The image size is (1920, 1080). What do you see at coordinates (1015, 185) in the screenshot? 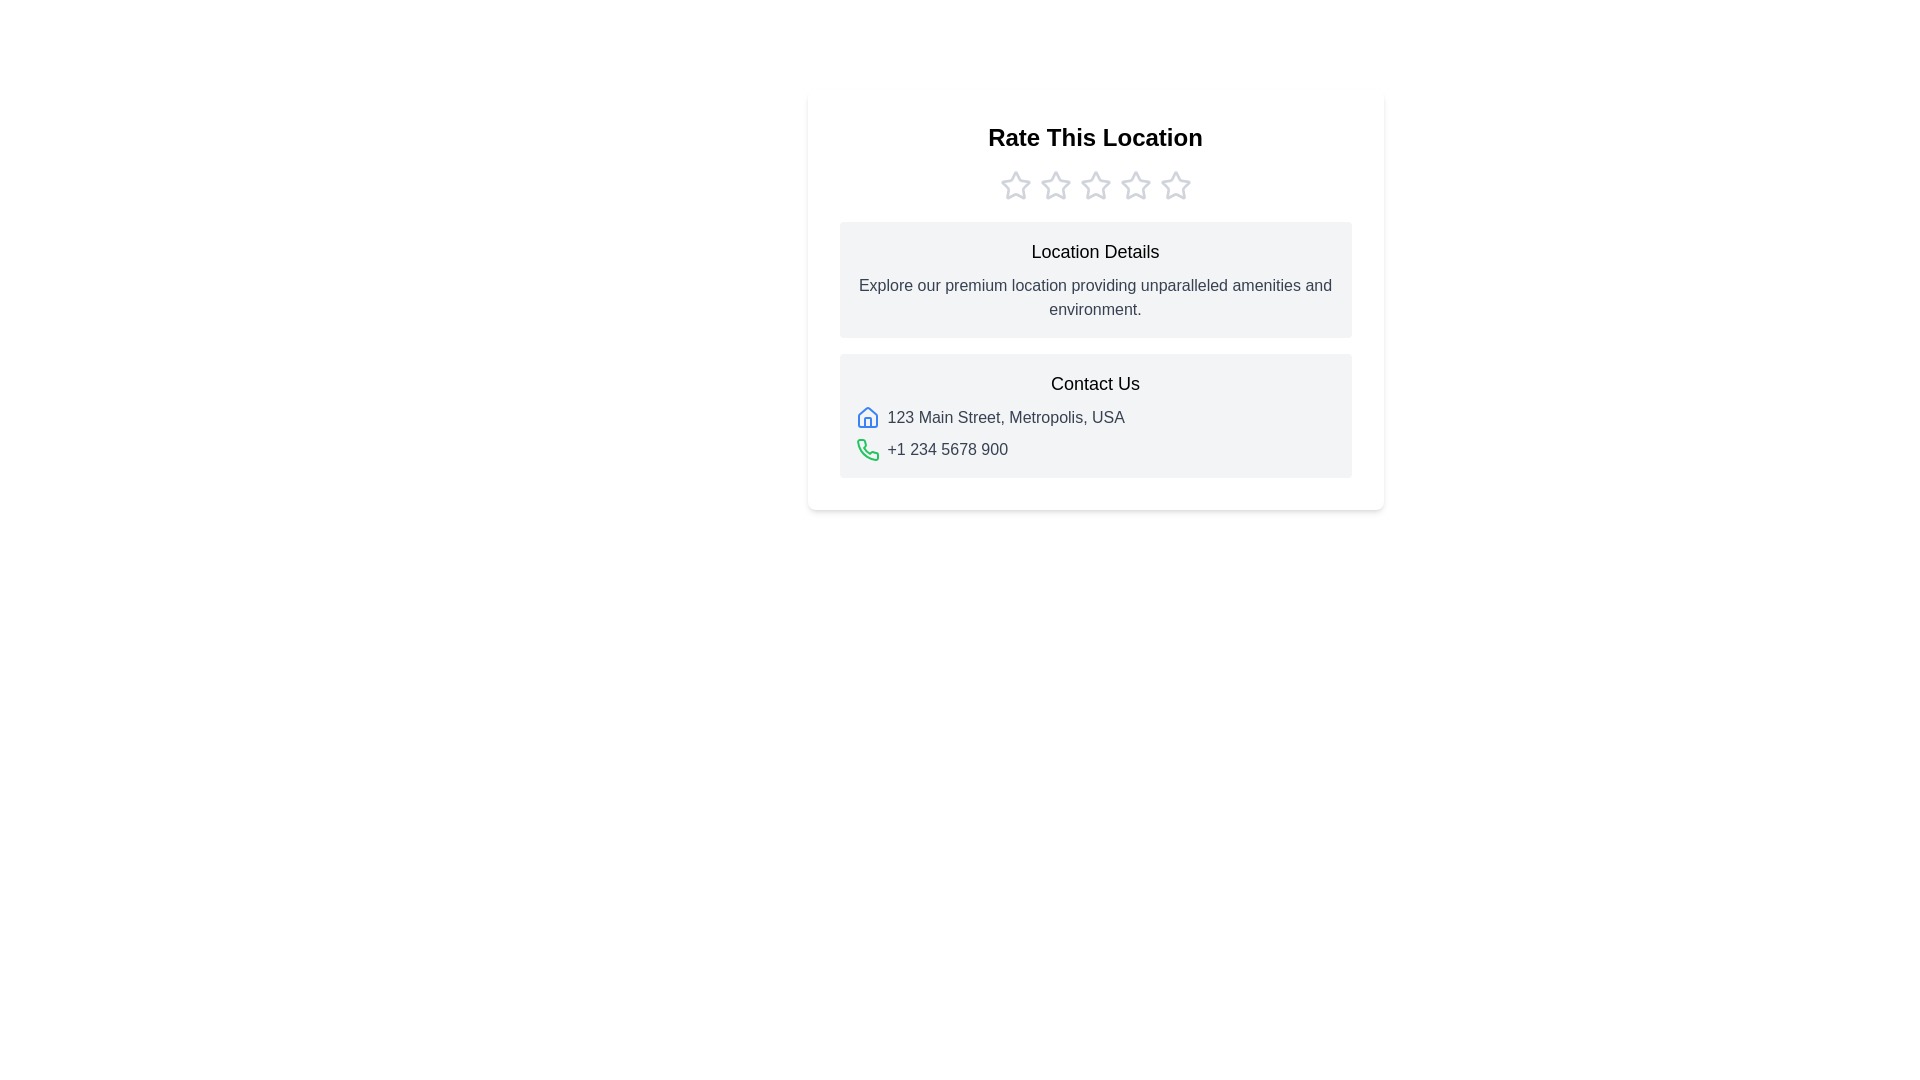
I see `the leftmost star icon in the rating section` at bounding box center [1015, 185].